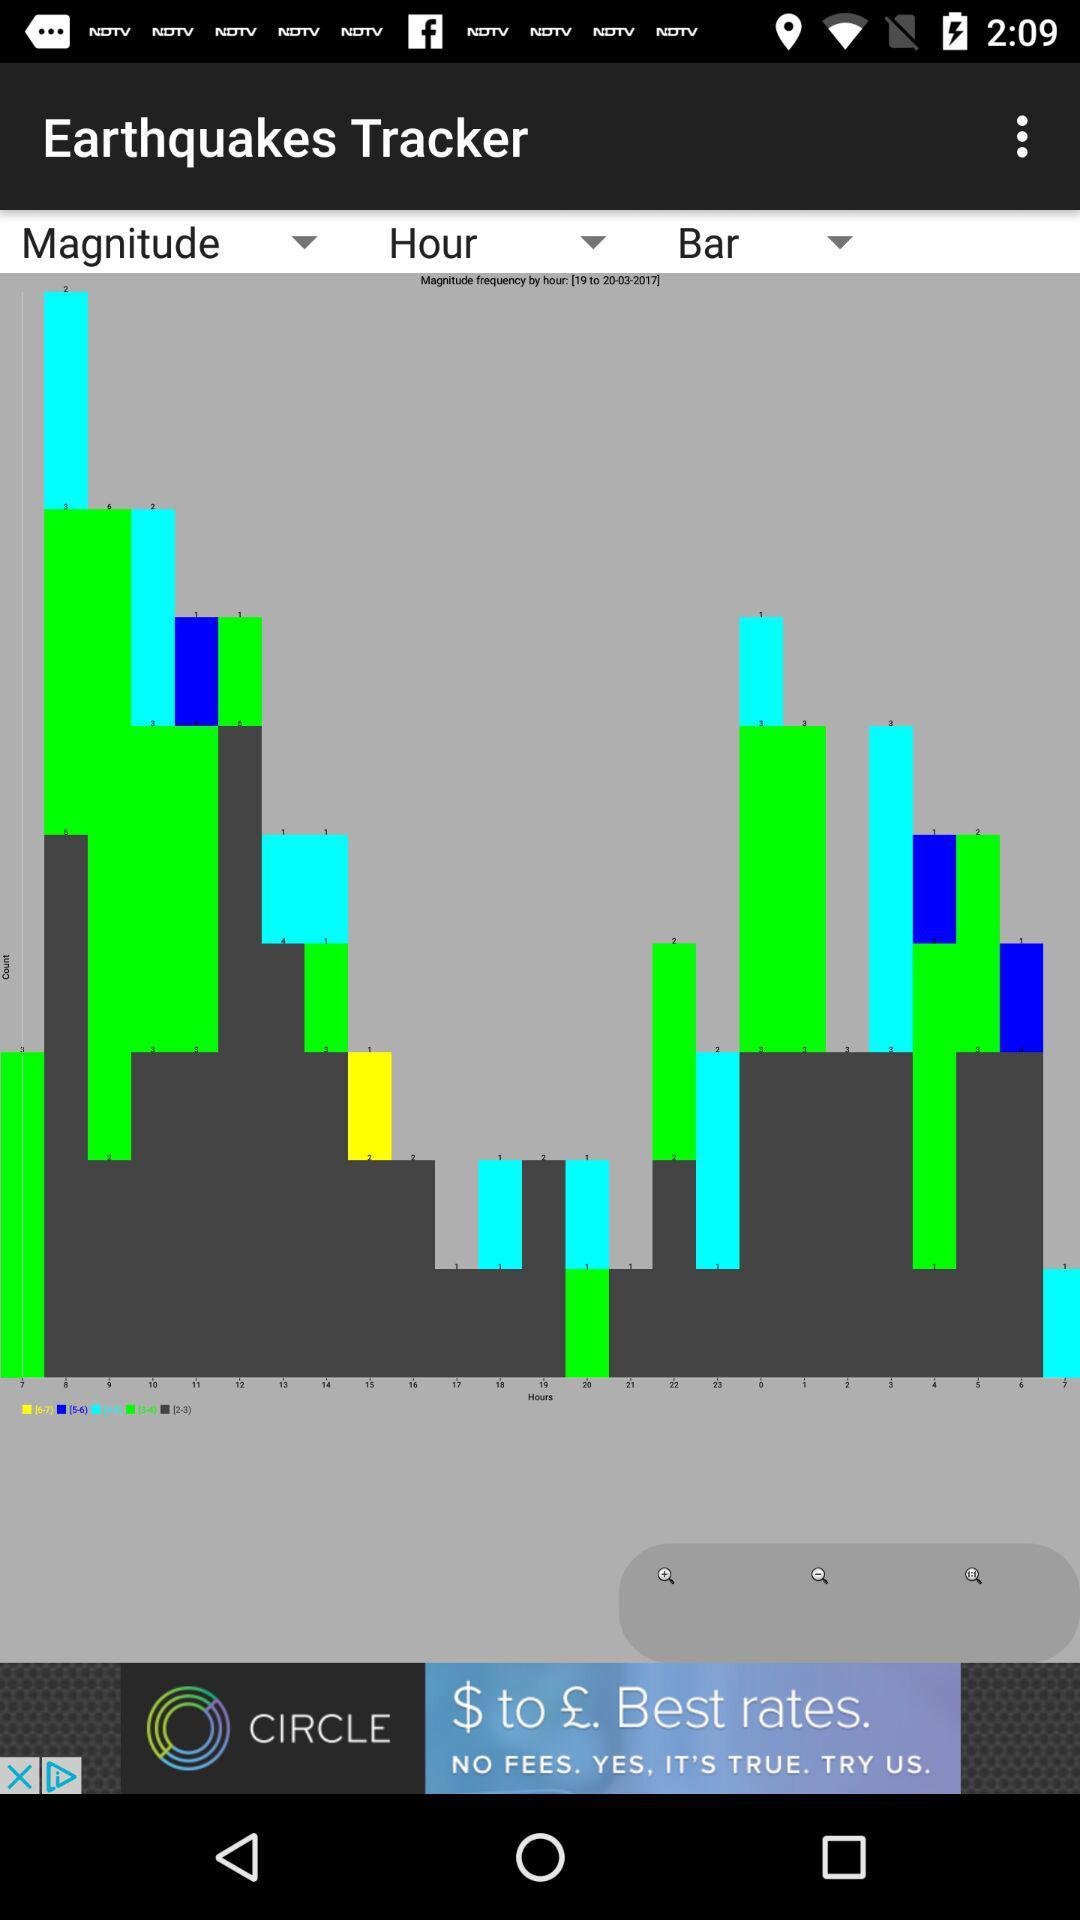 The height and width of the screenshot is (1920, 1080). Describe the element at coordinates (540, 1727) in the screenshot. I see `open advertisement` at that location.